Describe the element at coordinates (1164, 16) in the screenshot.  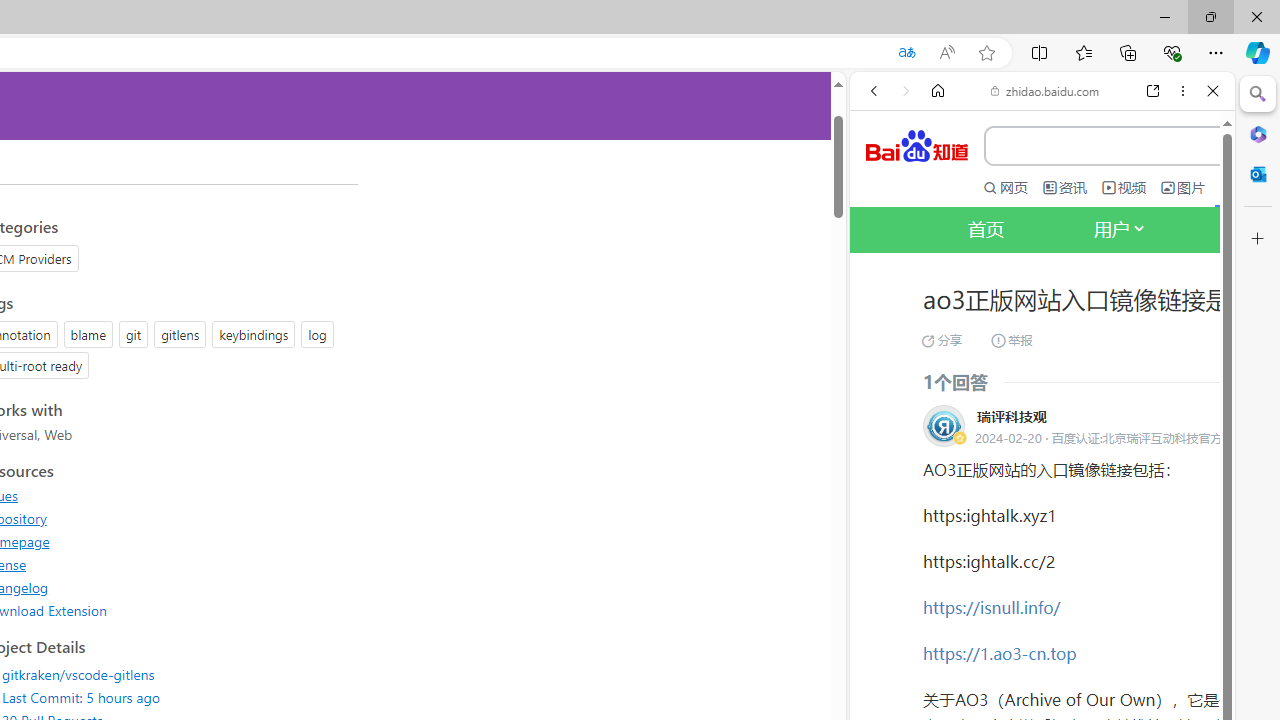
I see `'Minimize'` at that location.